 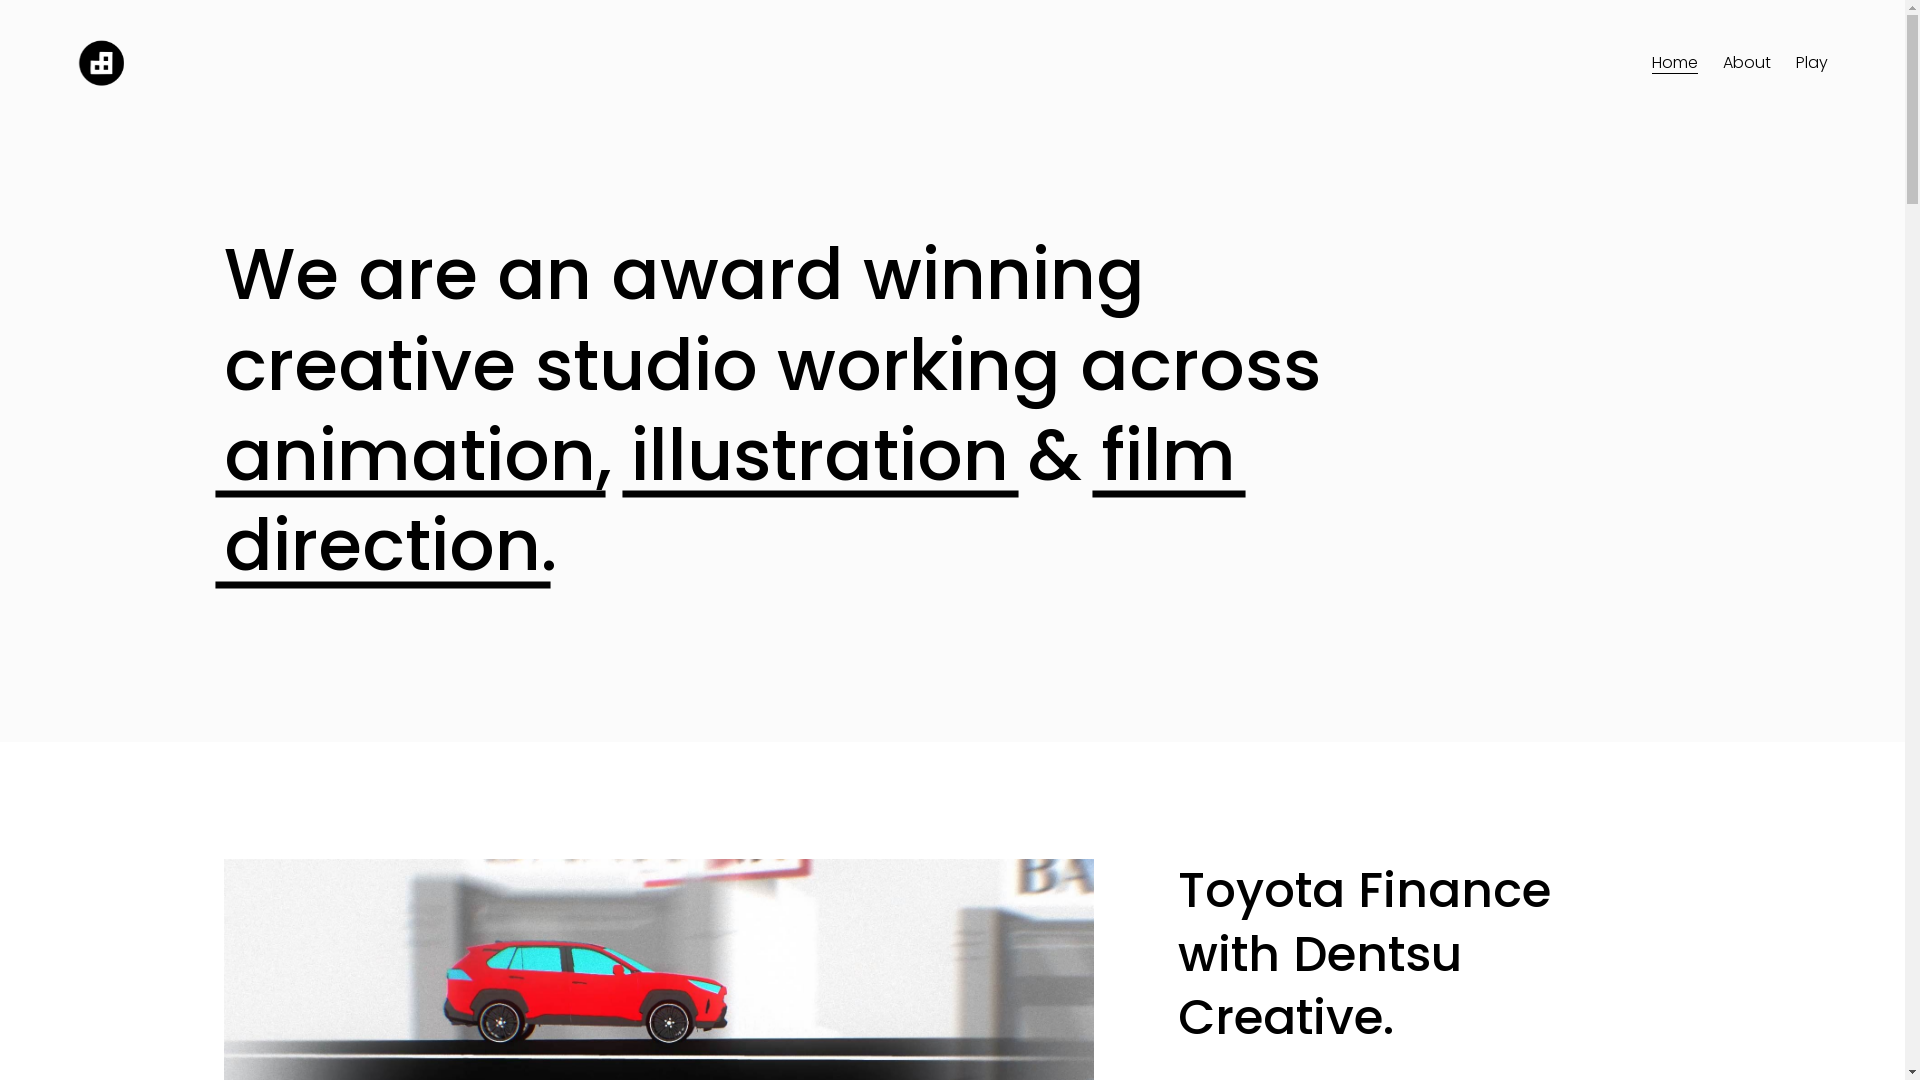 What do you see at coordinates (1795, 63) in the screenshot?
I see `'Play'` at bounding box center [1795, 63].